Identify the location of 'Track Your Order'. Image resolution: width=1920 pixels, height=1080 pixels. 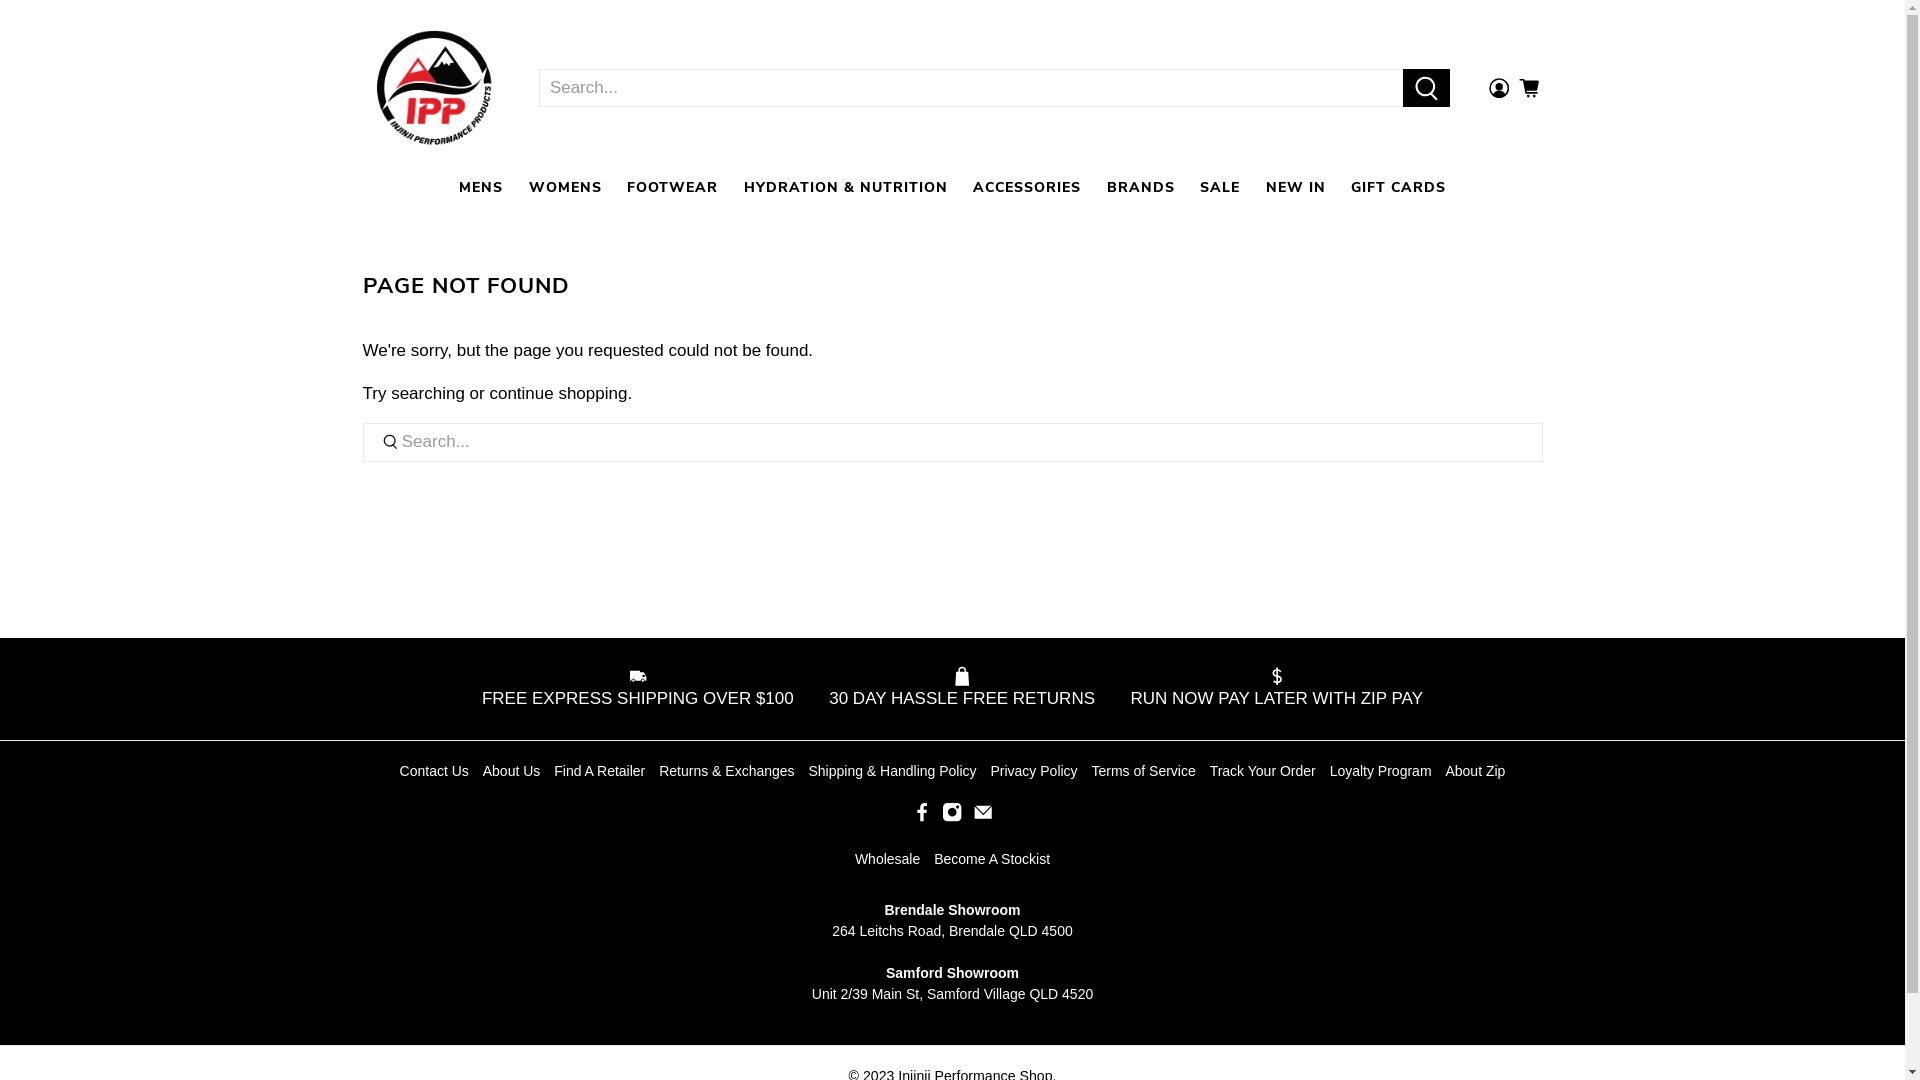
(1261, 770).